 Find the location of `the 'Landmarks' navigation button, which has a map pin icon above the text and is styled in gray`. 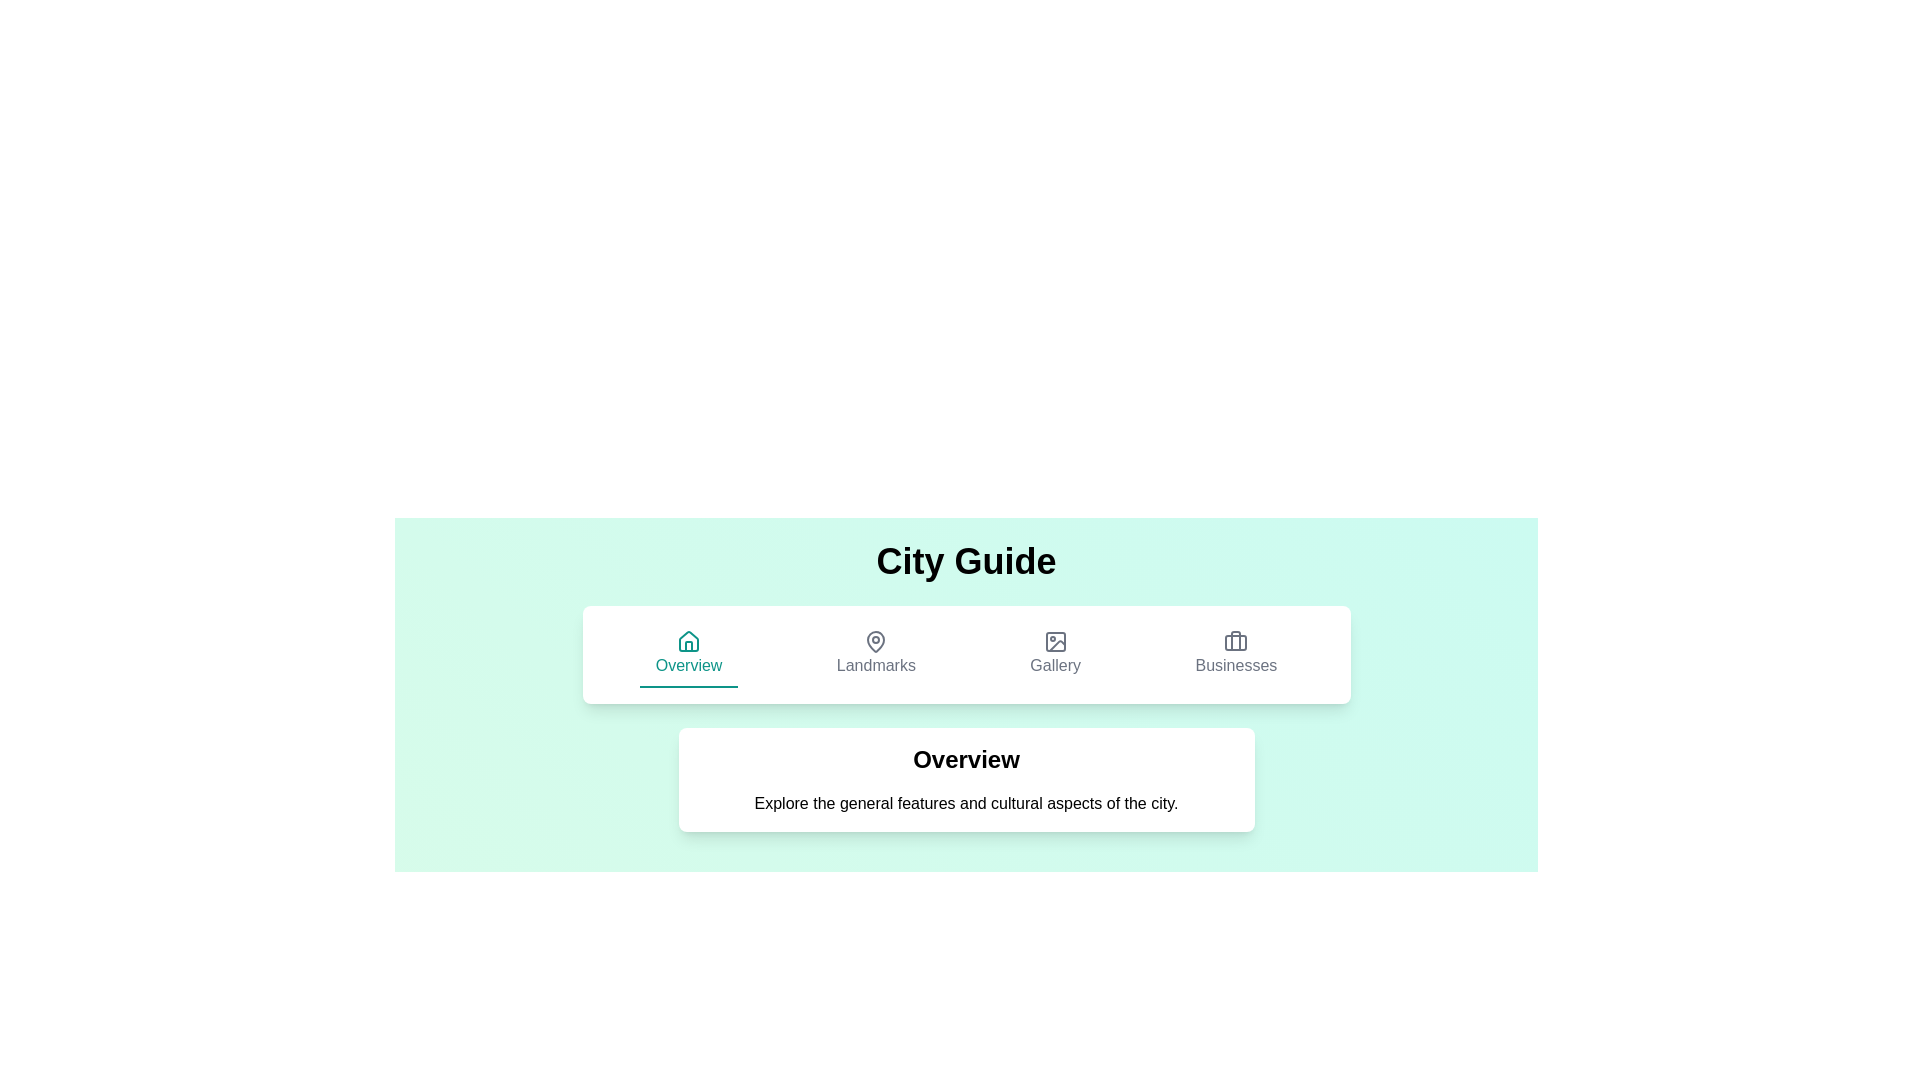

the 'Landmarks' navigation button, which has a map pin icon above the text and is styled in gray is located at coordinates (876, 655).